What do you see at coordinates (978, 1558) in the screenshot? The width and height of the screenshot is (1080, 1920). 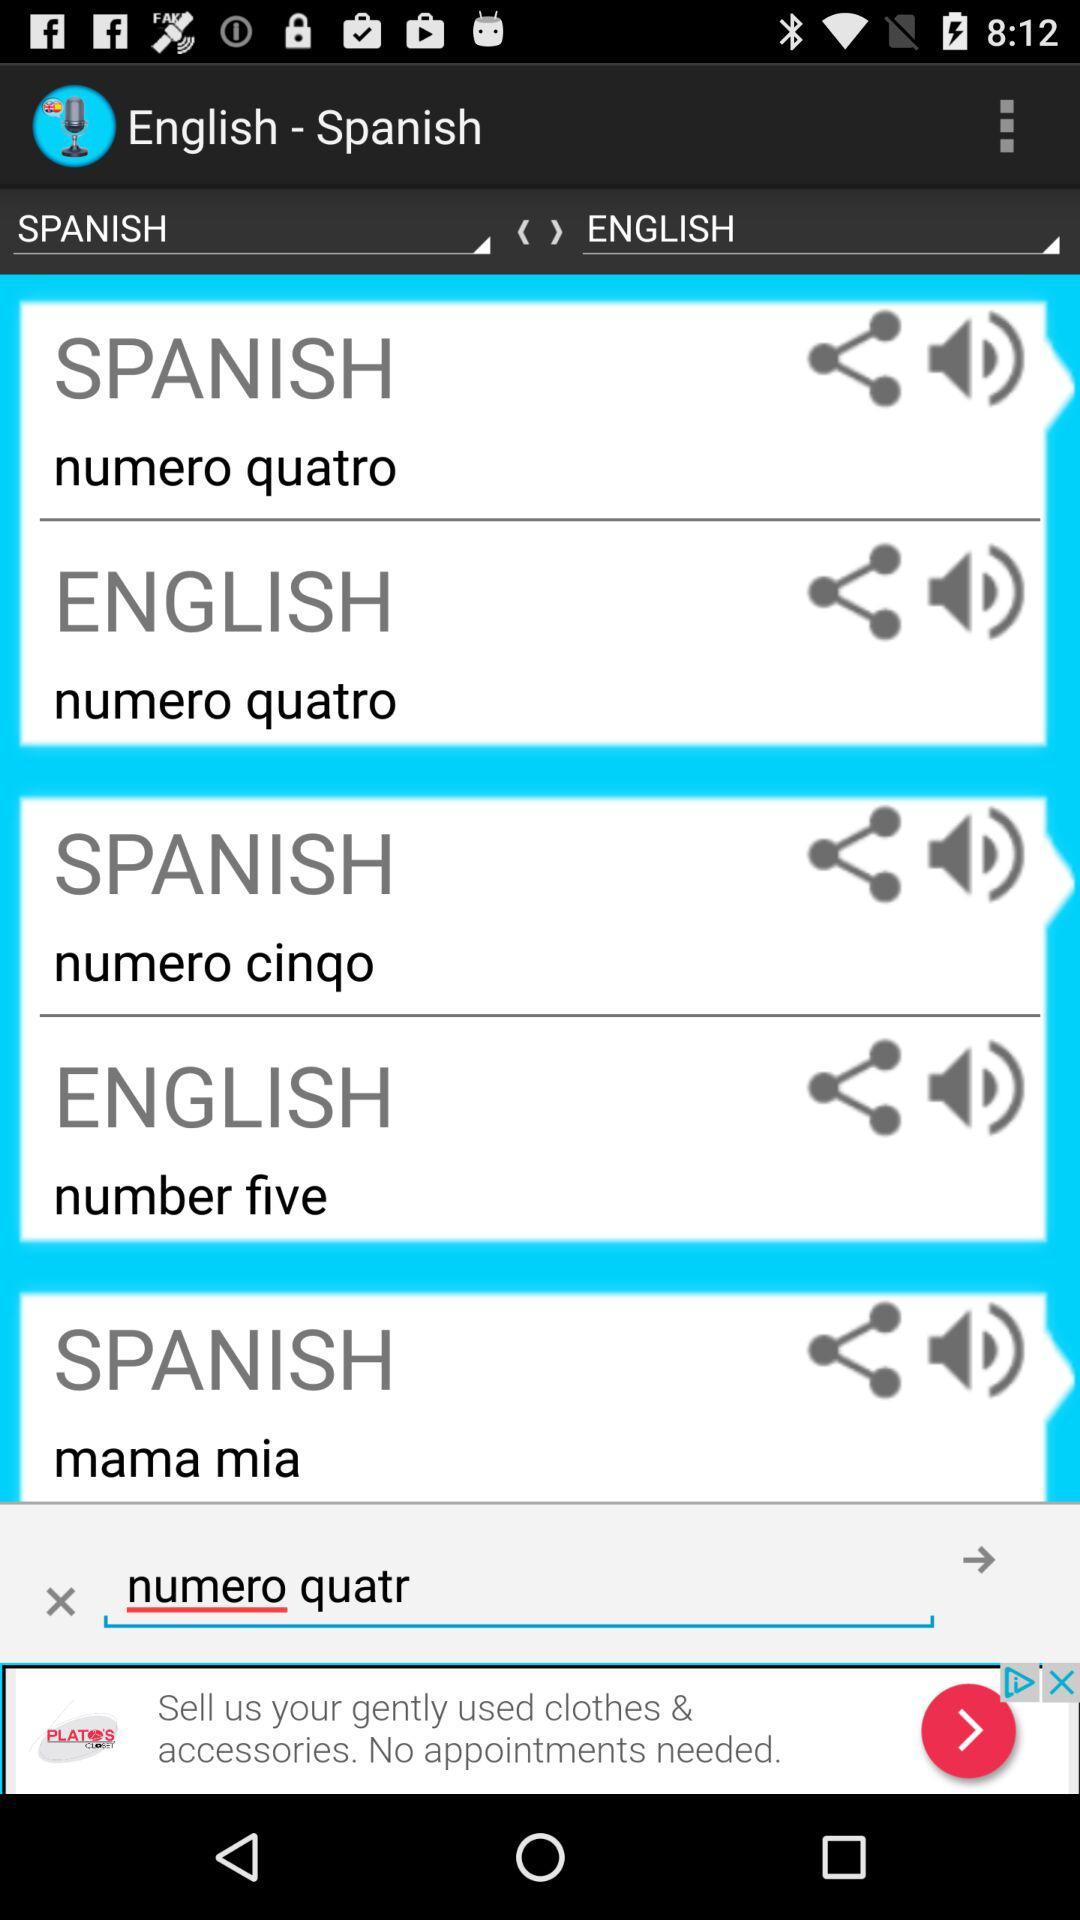 I see `next button` at bounding box center [978, 1558].